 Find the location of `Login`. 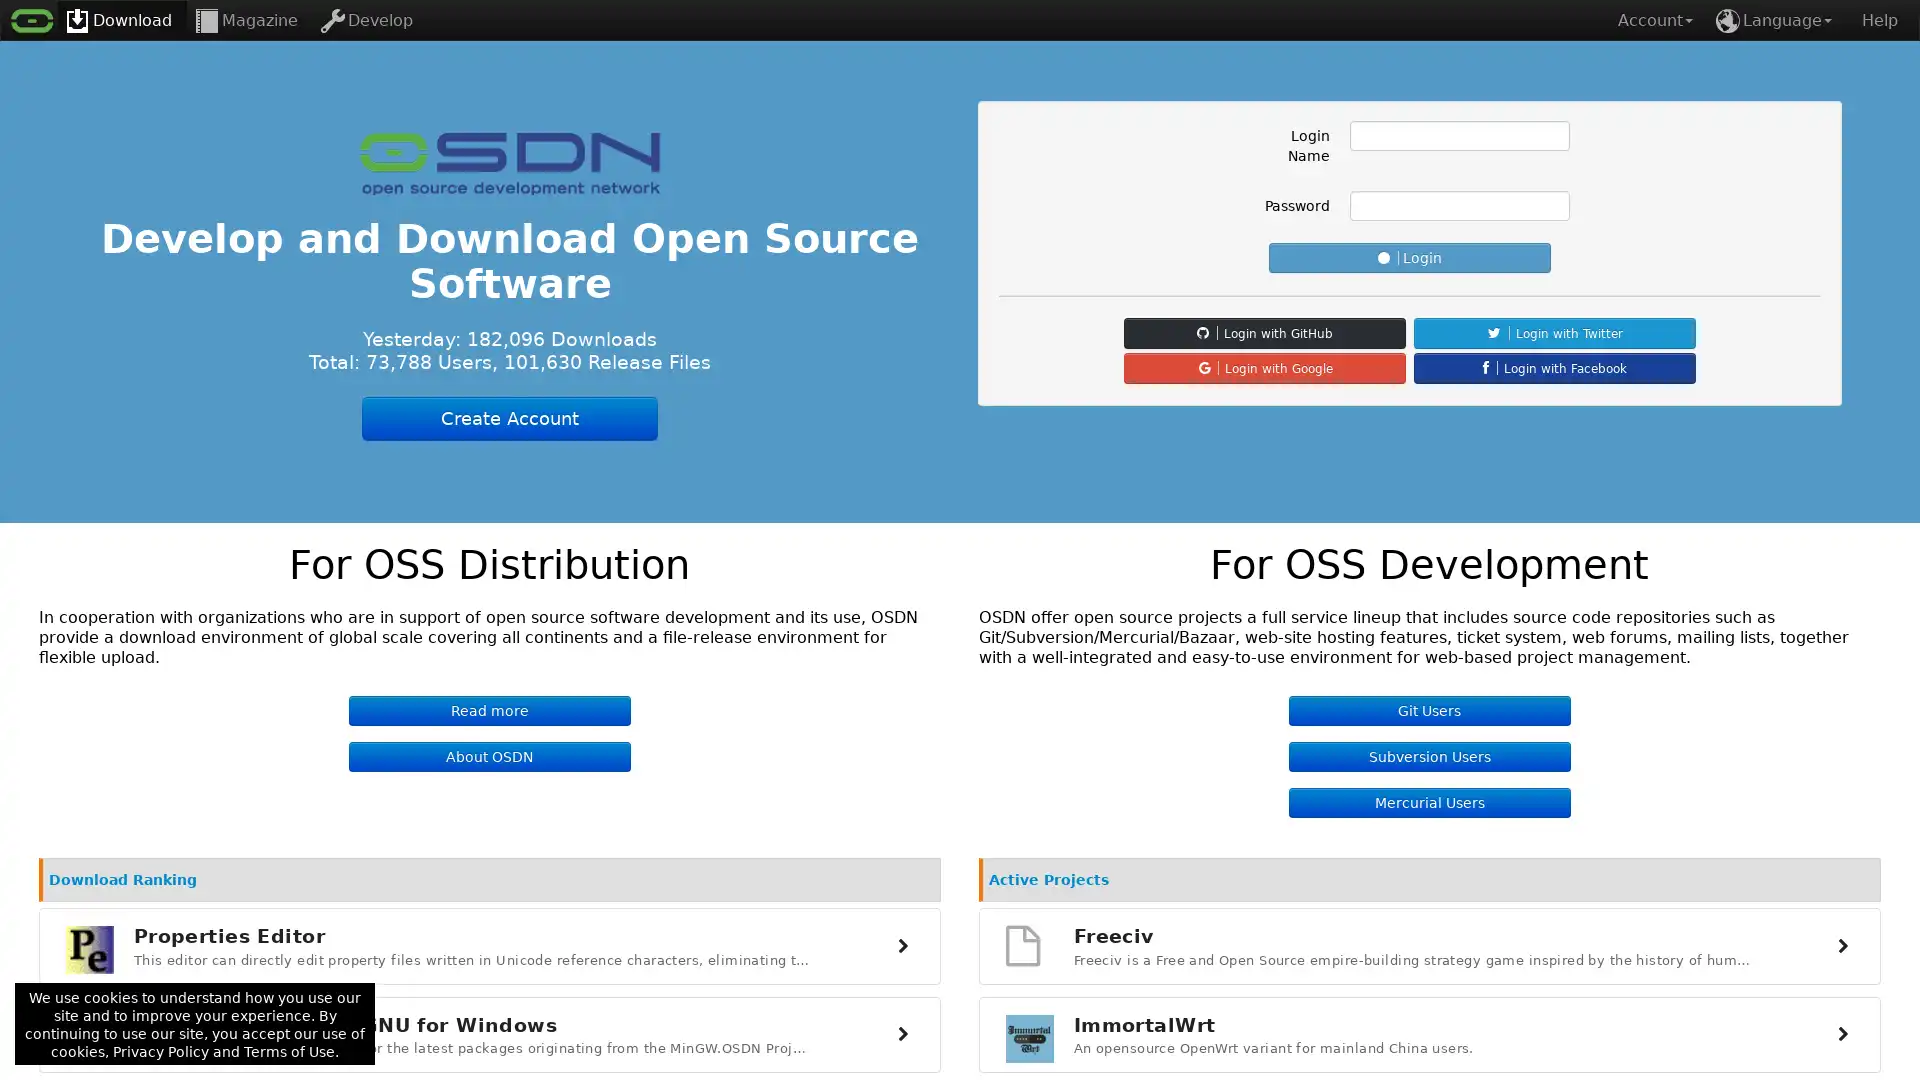

Login is located at coordinates (1409, 257).